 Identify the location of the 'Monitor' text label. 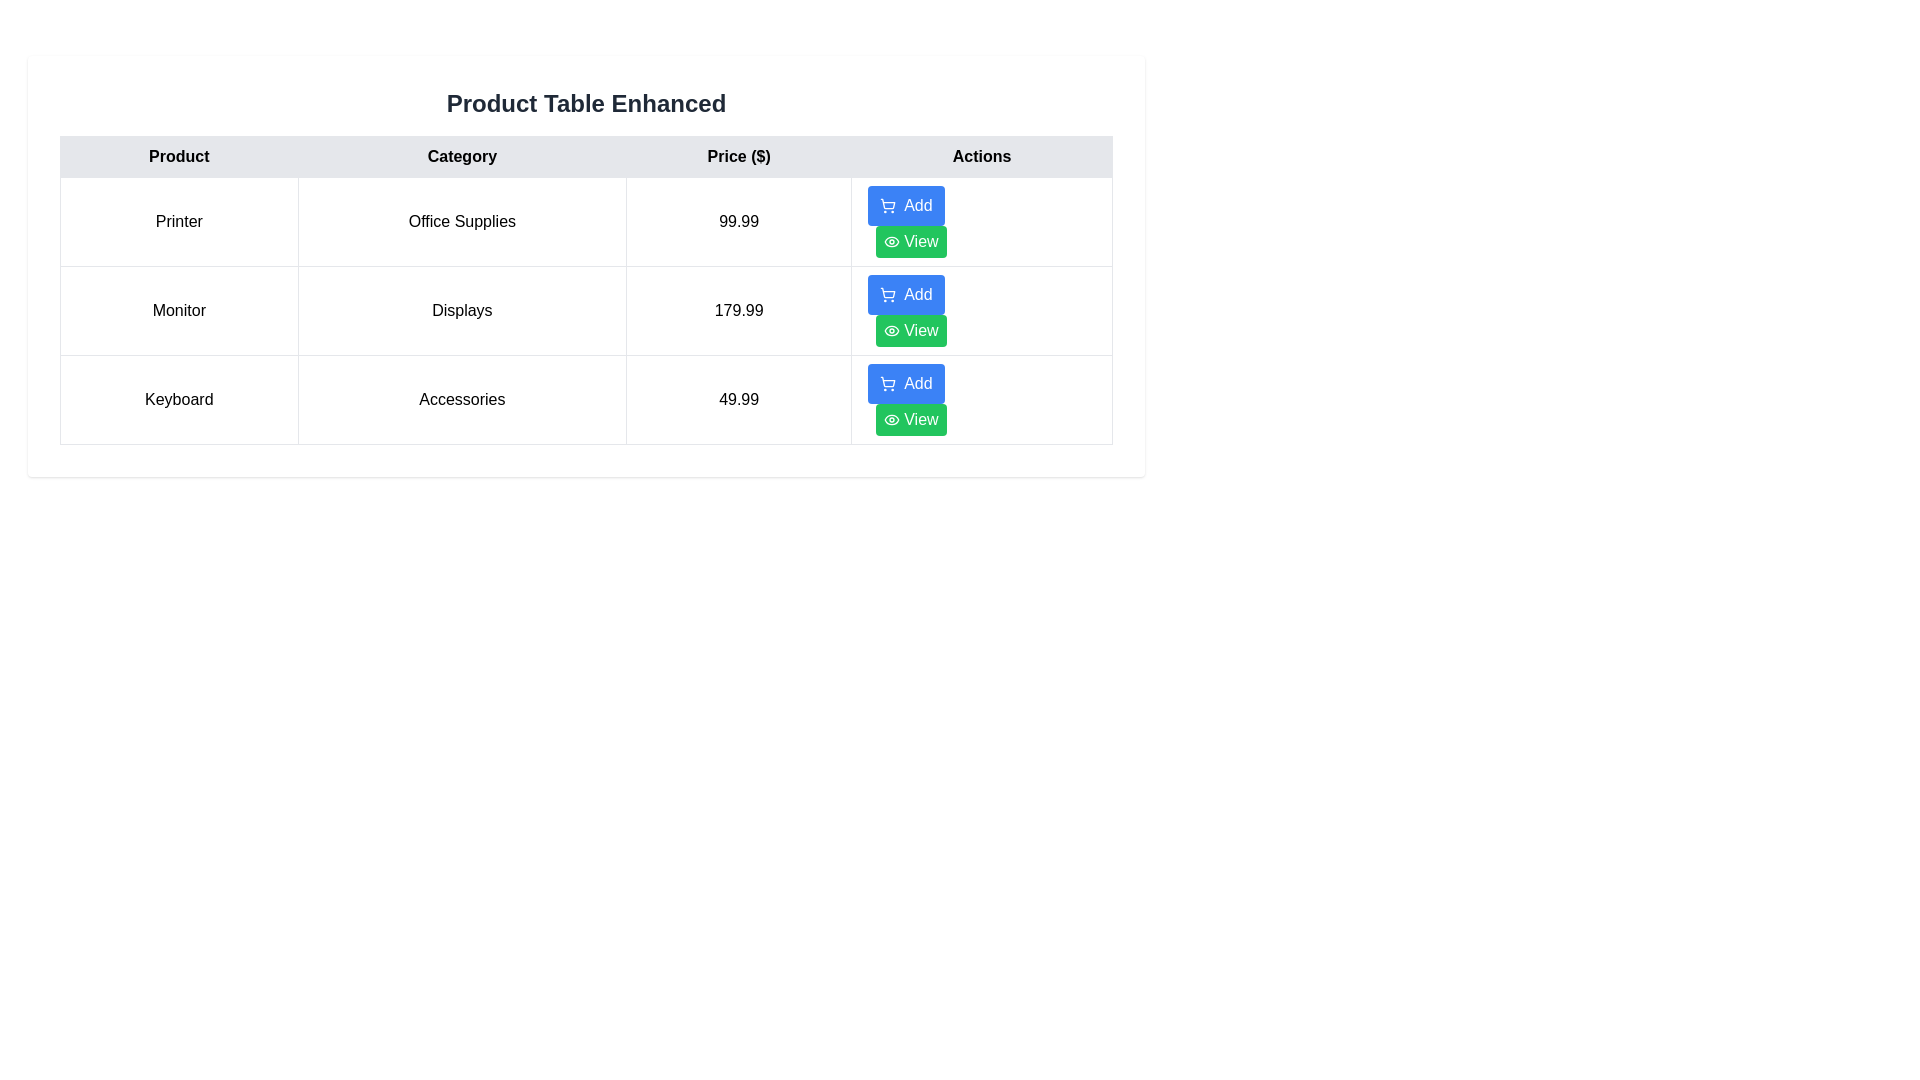
(179, 311).